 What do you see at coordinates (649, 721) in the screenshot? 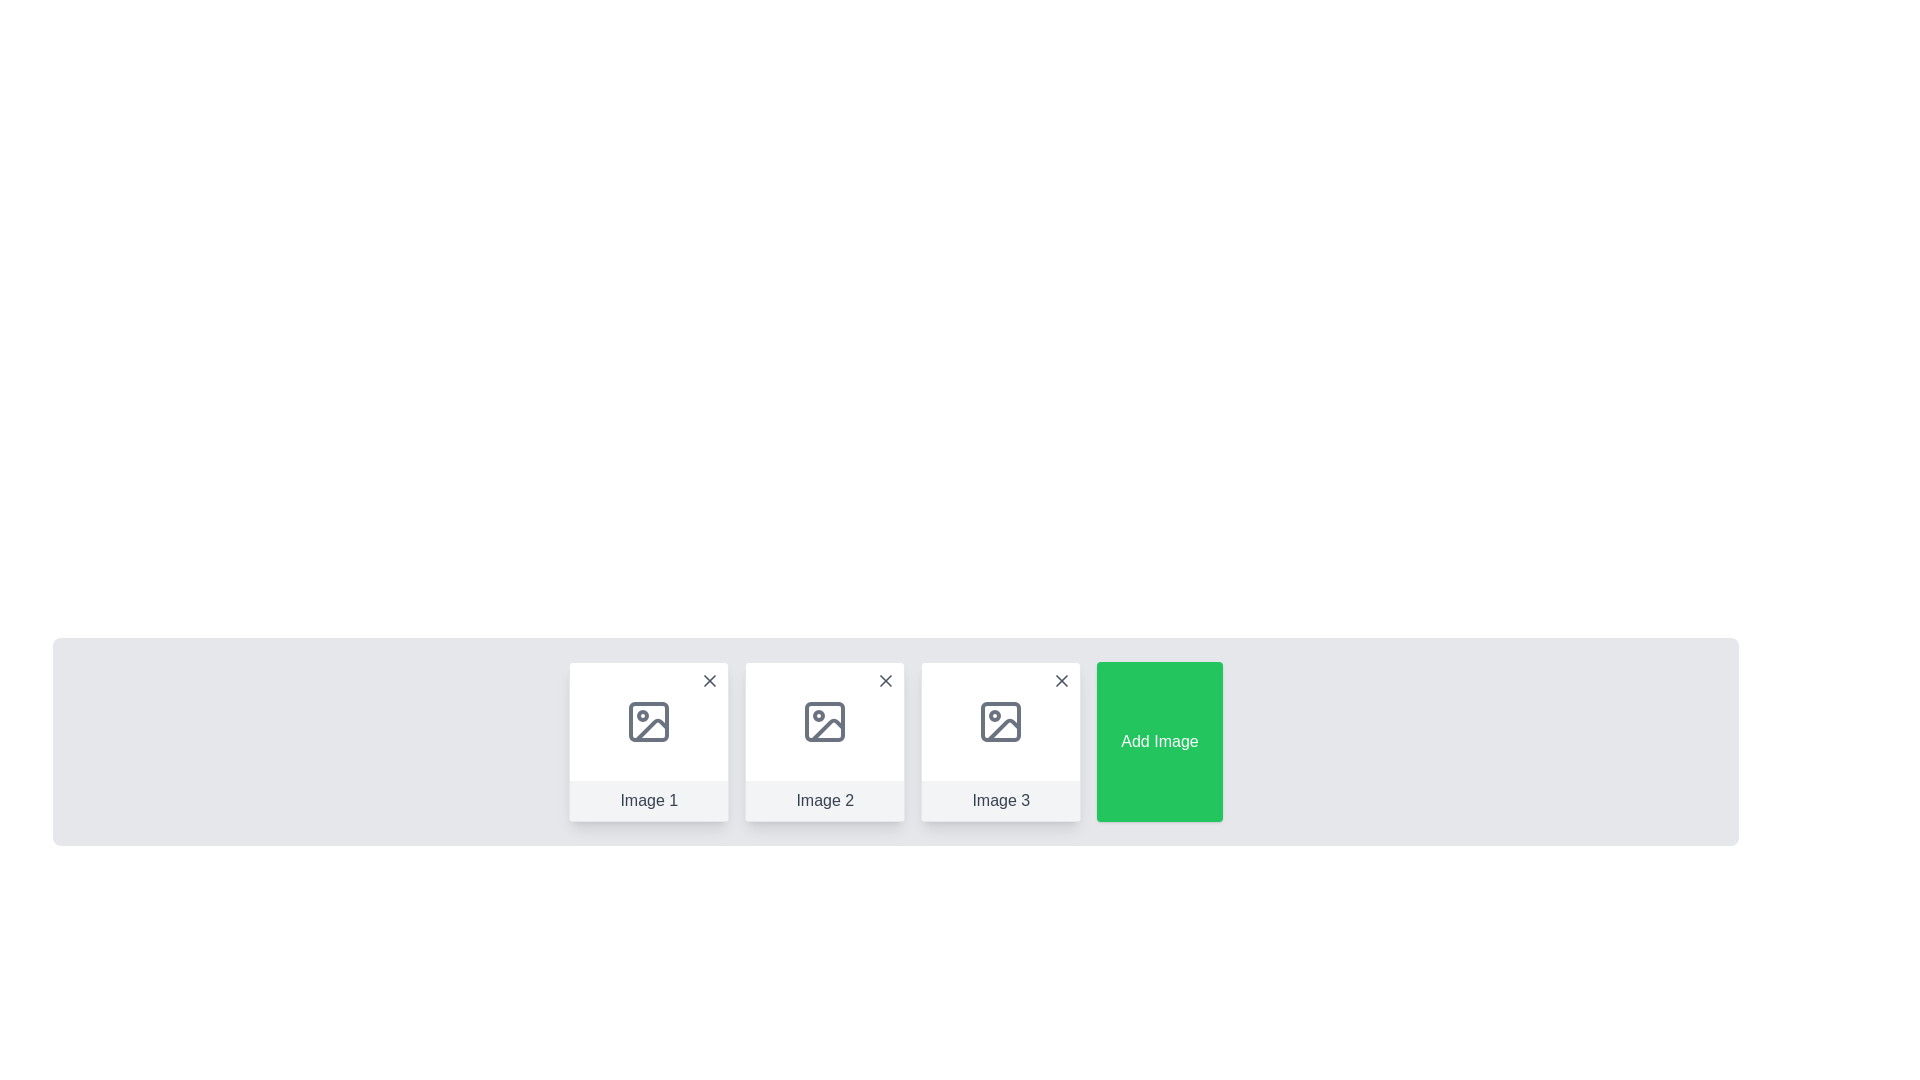
I see `the image icon located in the card labeled 'Image 1', which is the first of three adjacent icons in the horizontal sequence` at bounding box center [649, 721].